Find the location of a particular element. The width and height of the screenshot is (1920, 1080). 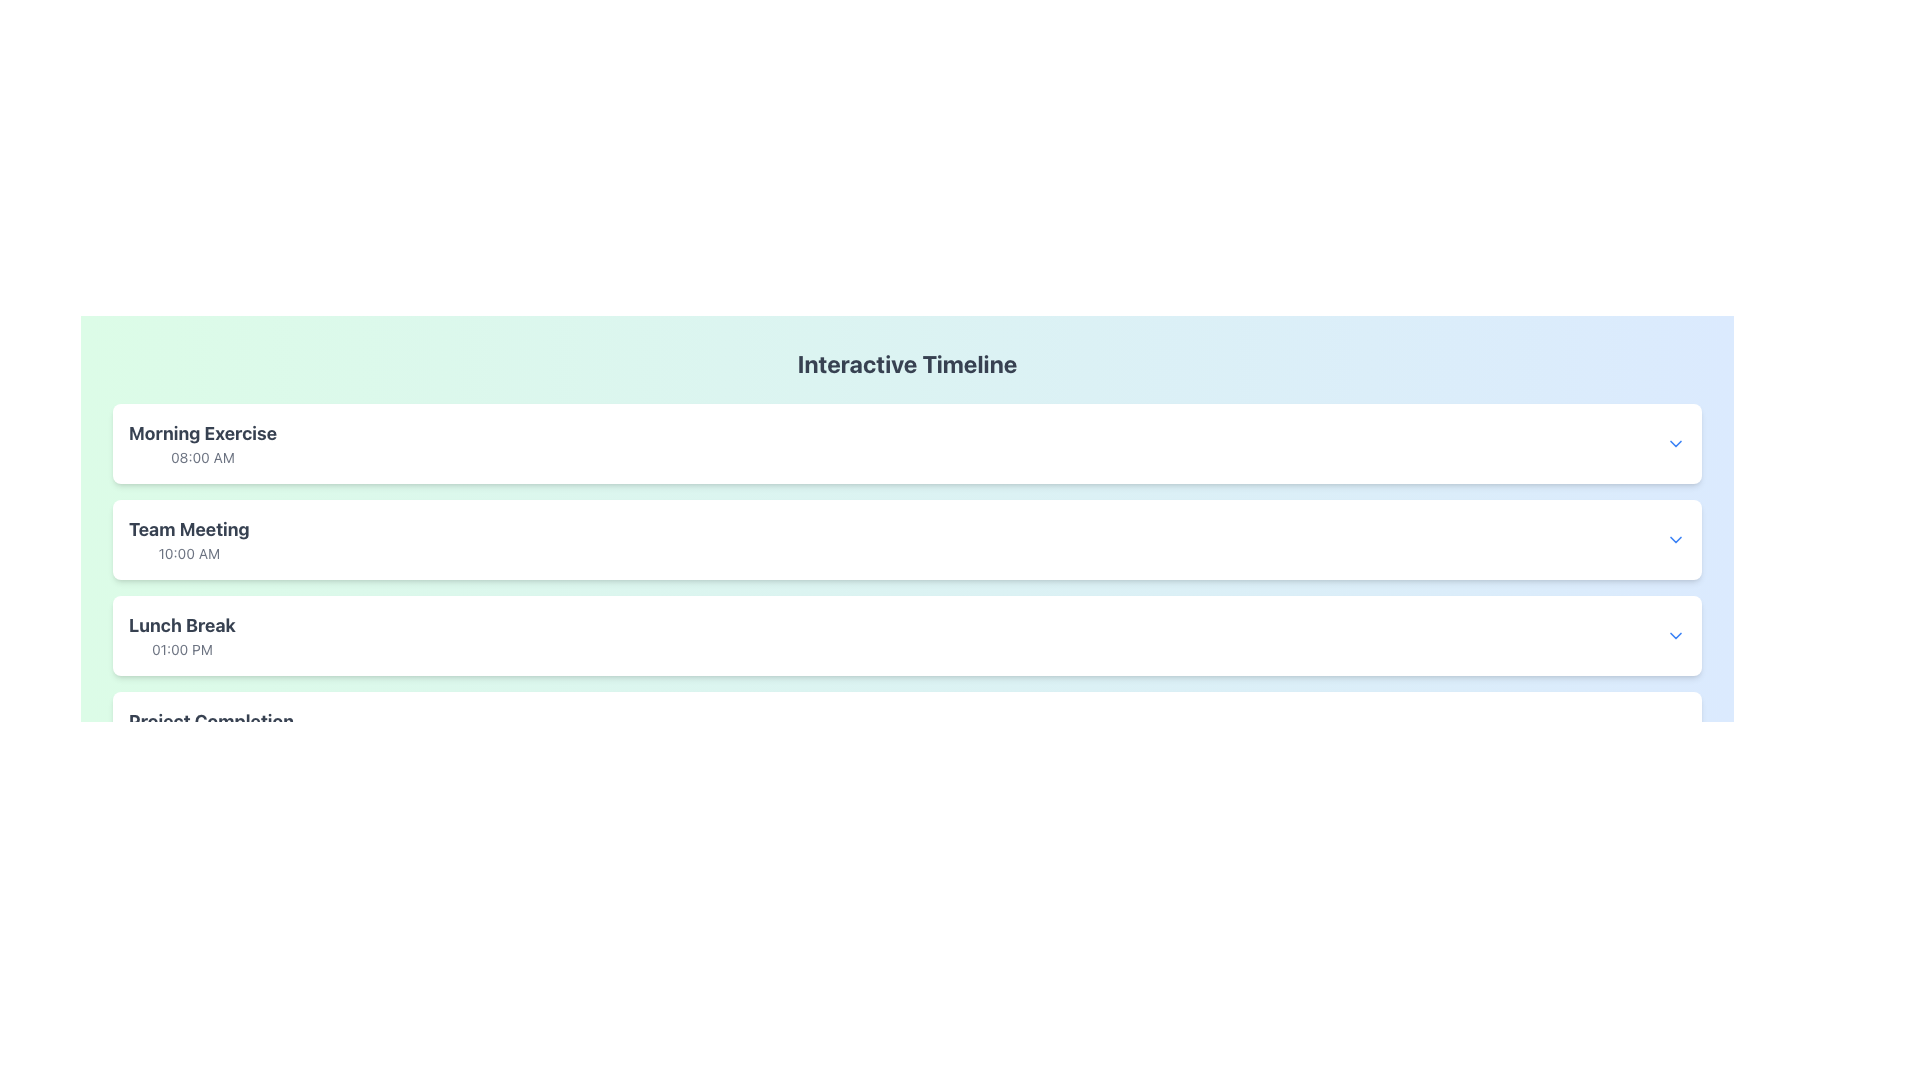

the text label displaying '01:00 PM', which is positioned below the 'Lunch Break' label within the interactive timeline interface is located at coordinates (182, 650).